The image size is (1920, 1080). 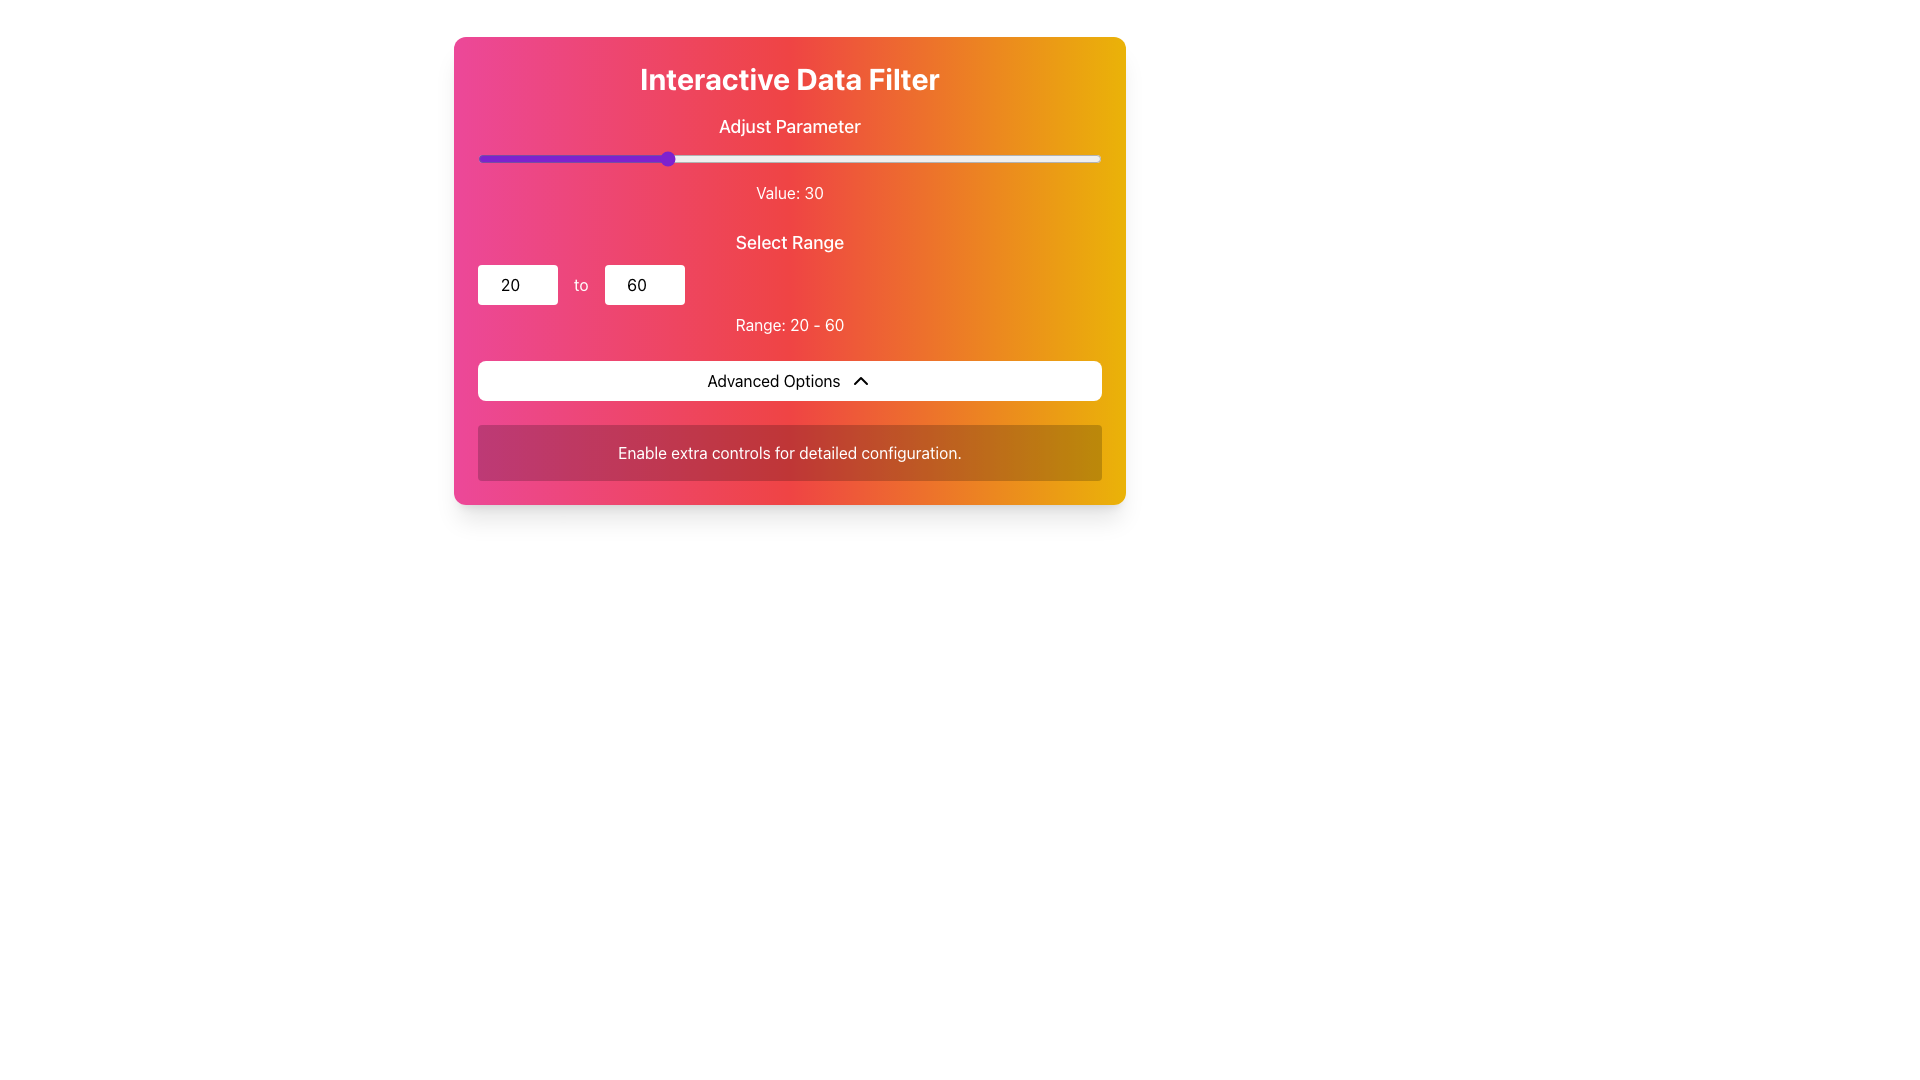 I want to click on the parameter, so click(x=913, y=157).